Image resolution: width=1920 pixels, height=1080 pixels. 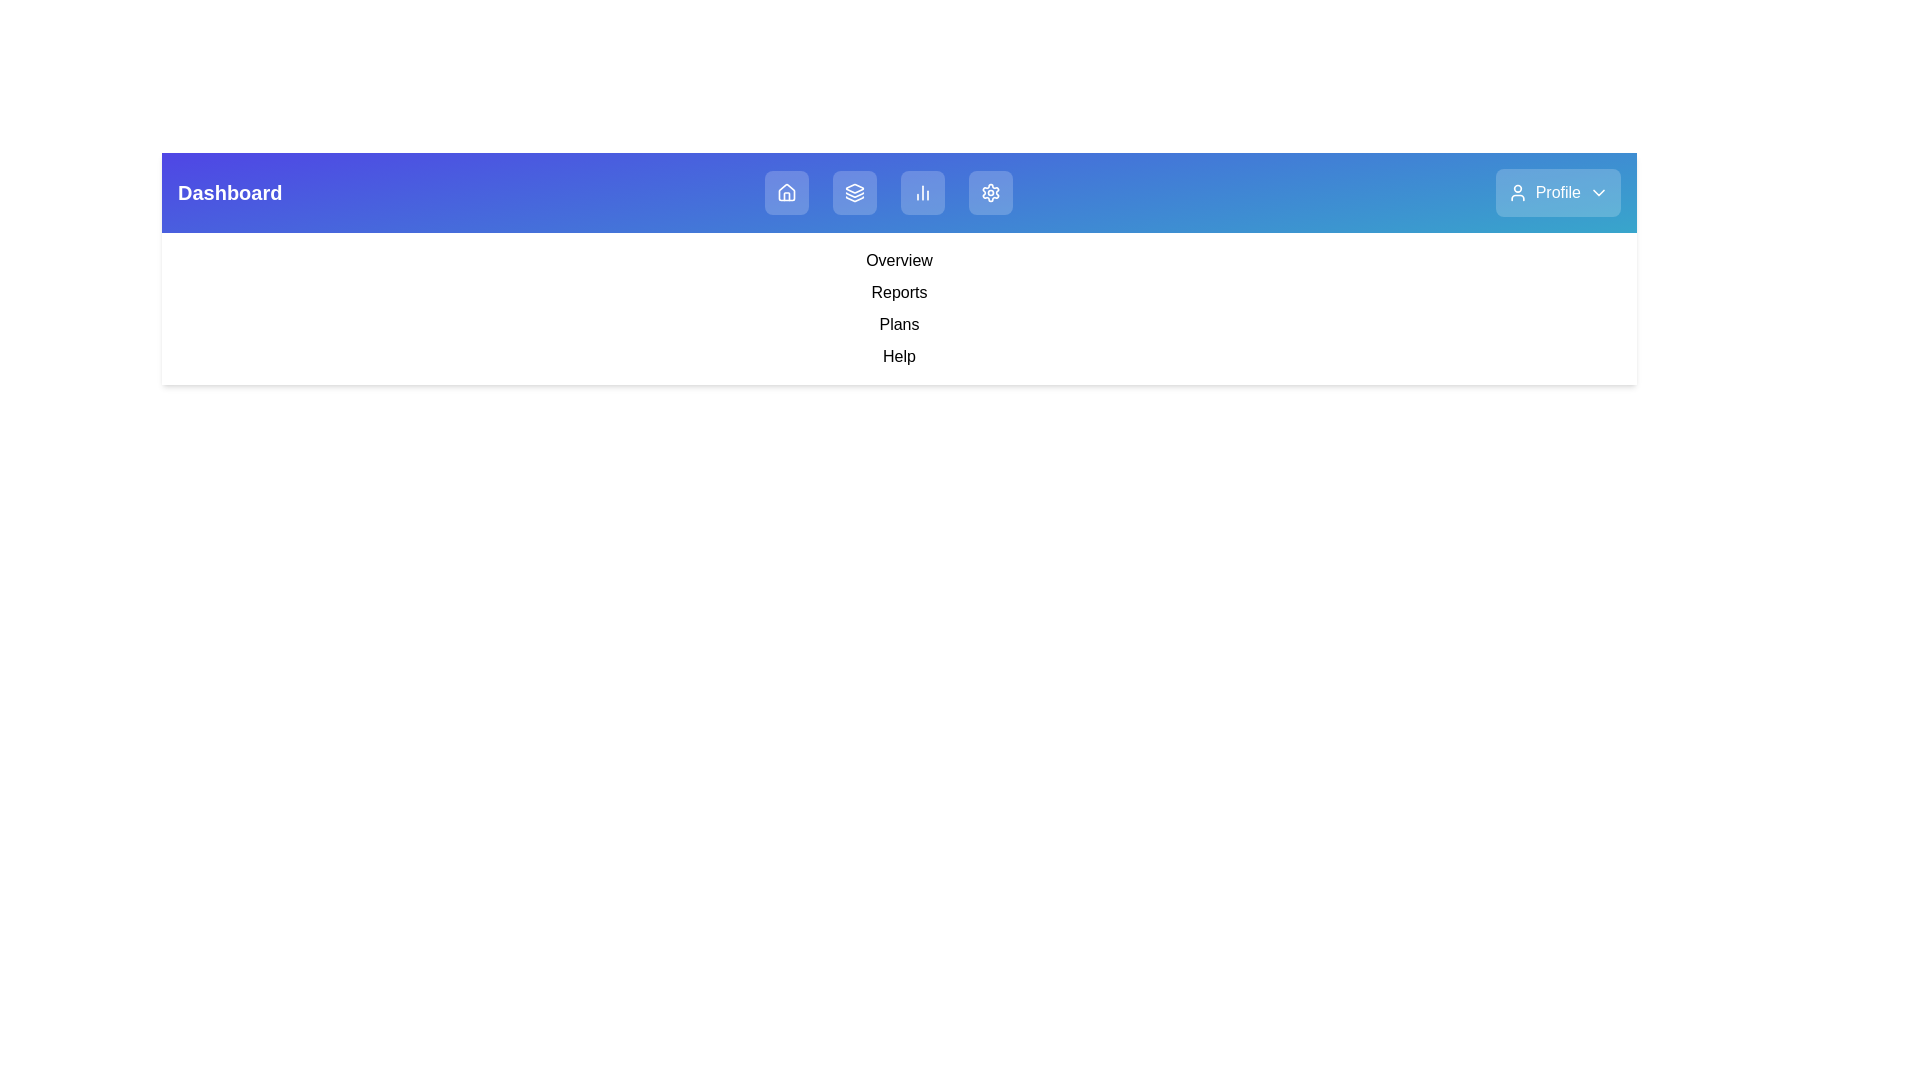 What do you see at coordinates (854, 192) in the screenshot?
I see `the Layers navigation button` at bounding box center [854, 192].